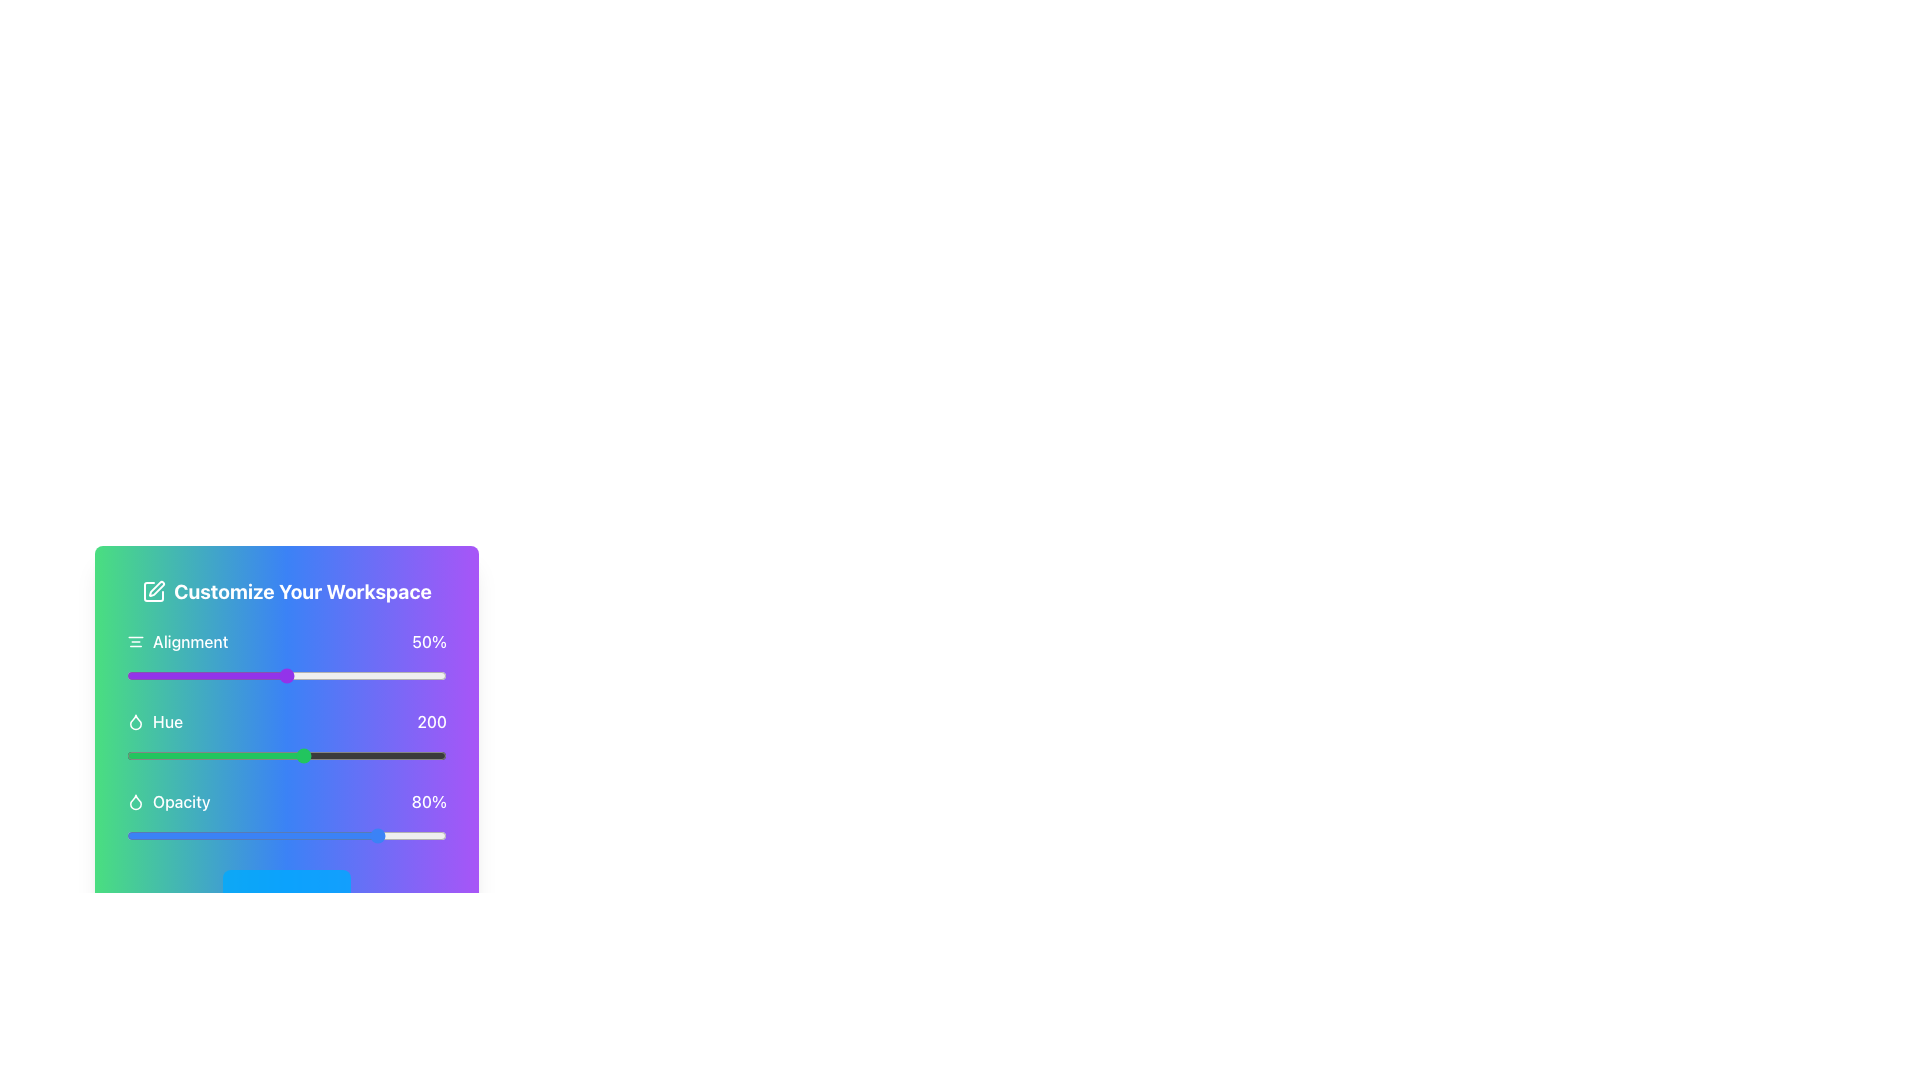  What do you see at coordinates (235, 836) in the screenshot?
I see `opacity` at bounding box center [235, 836].